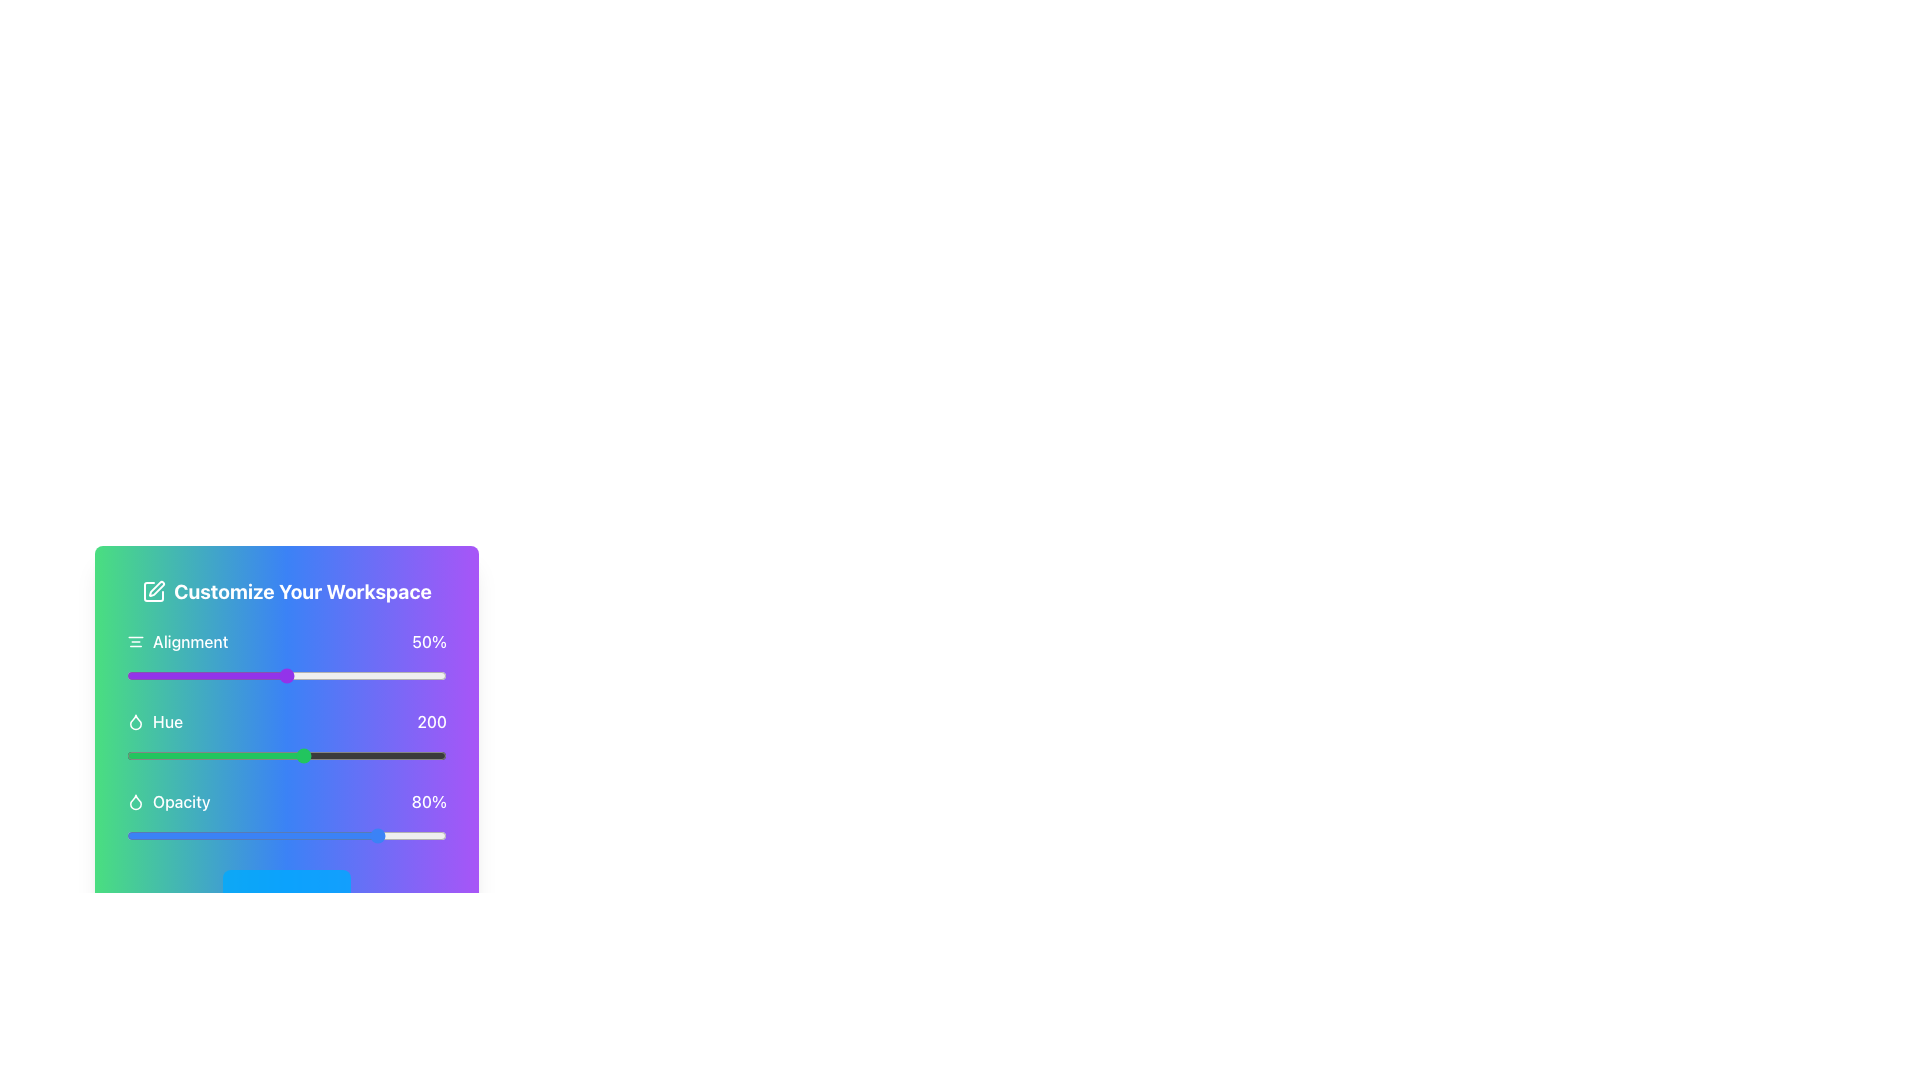  What do you see at coordinates (235, 836) in the screenshot?
I see `opacity` at bounding box center [235, 836].